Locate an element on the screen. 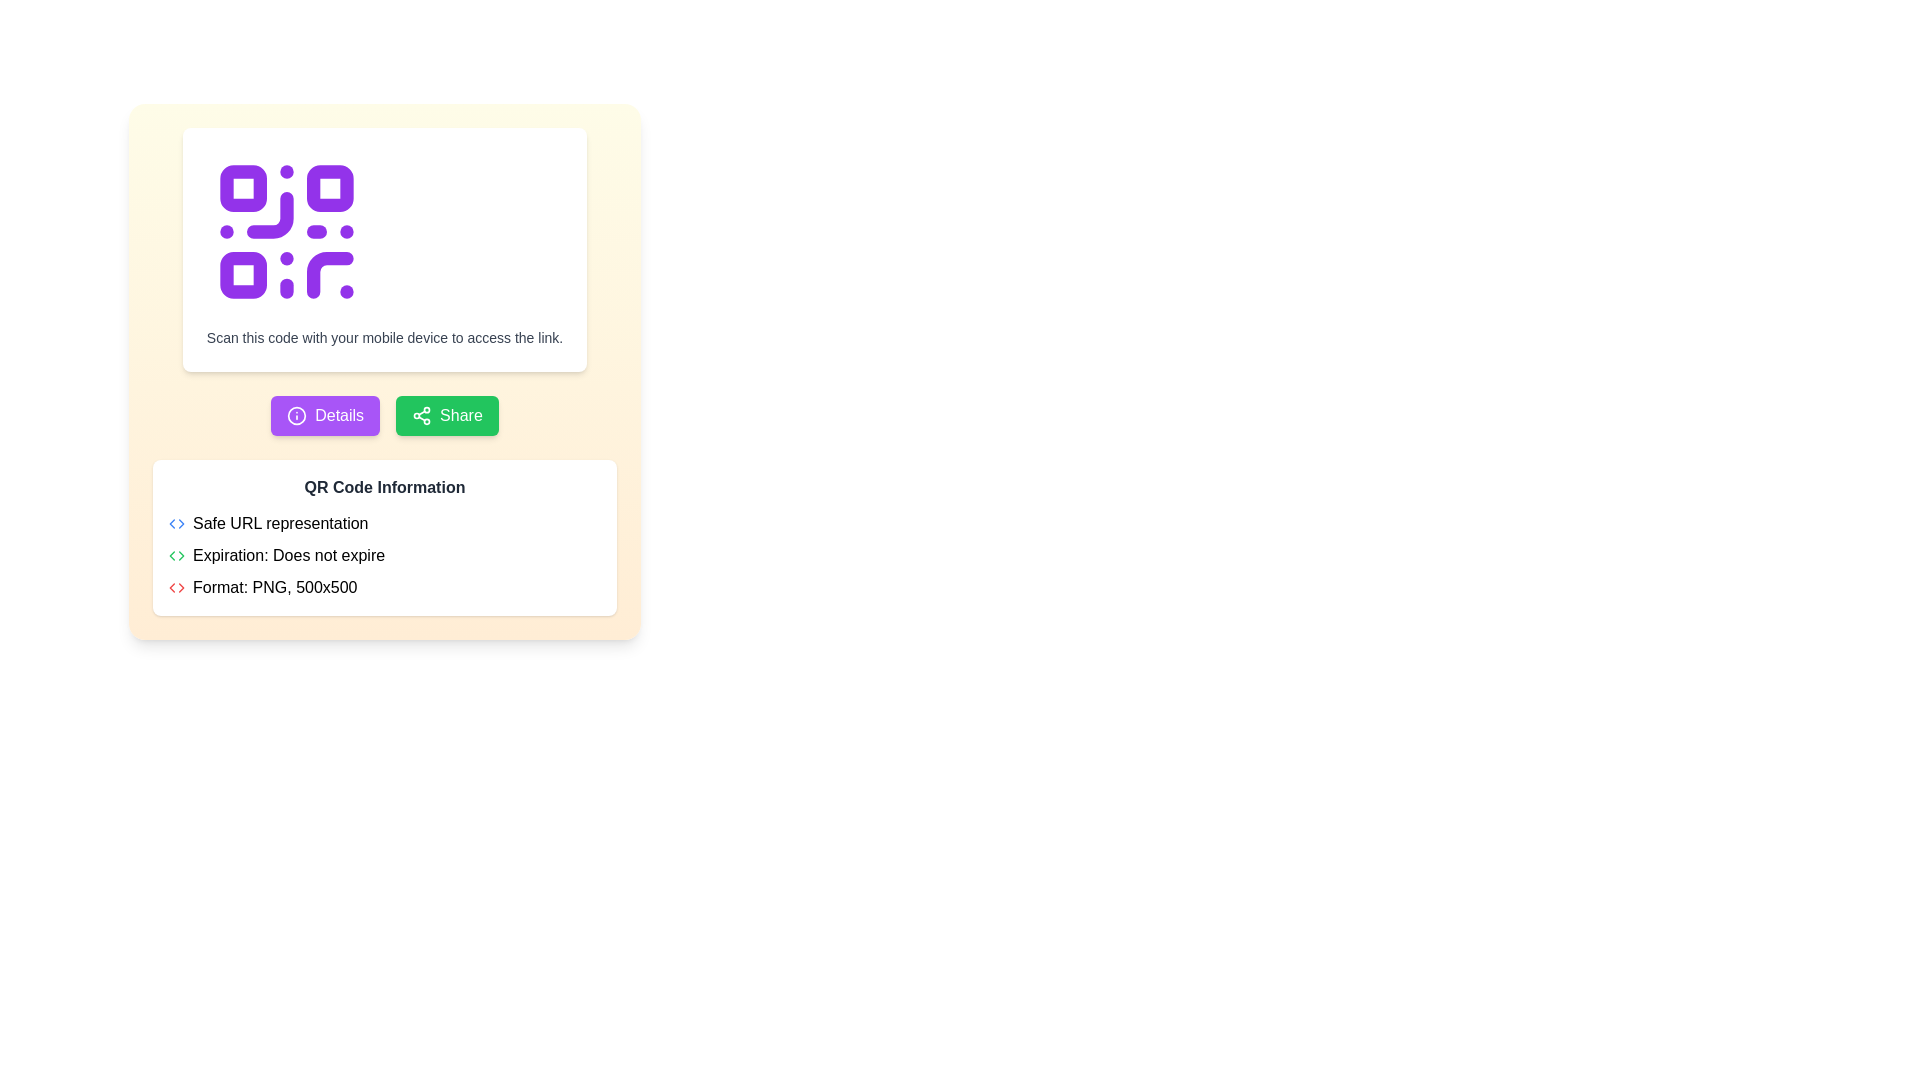 The width and height of the screenshot is (1920, 1080). the visual indicator icon positioned to the left of the 'Details' text within the purple button below the QR code is located at coordinates (296, 415).